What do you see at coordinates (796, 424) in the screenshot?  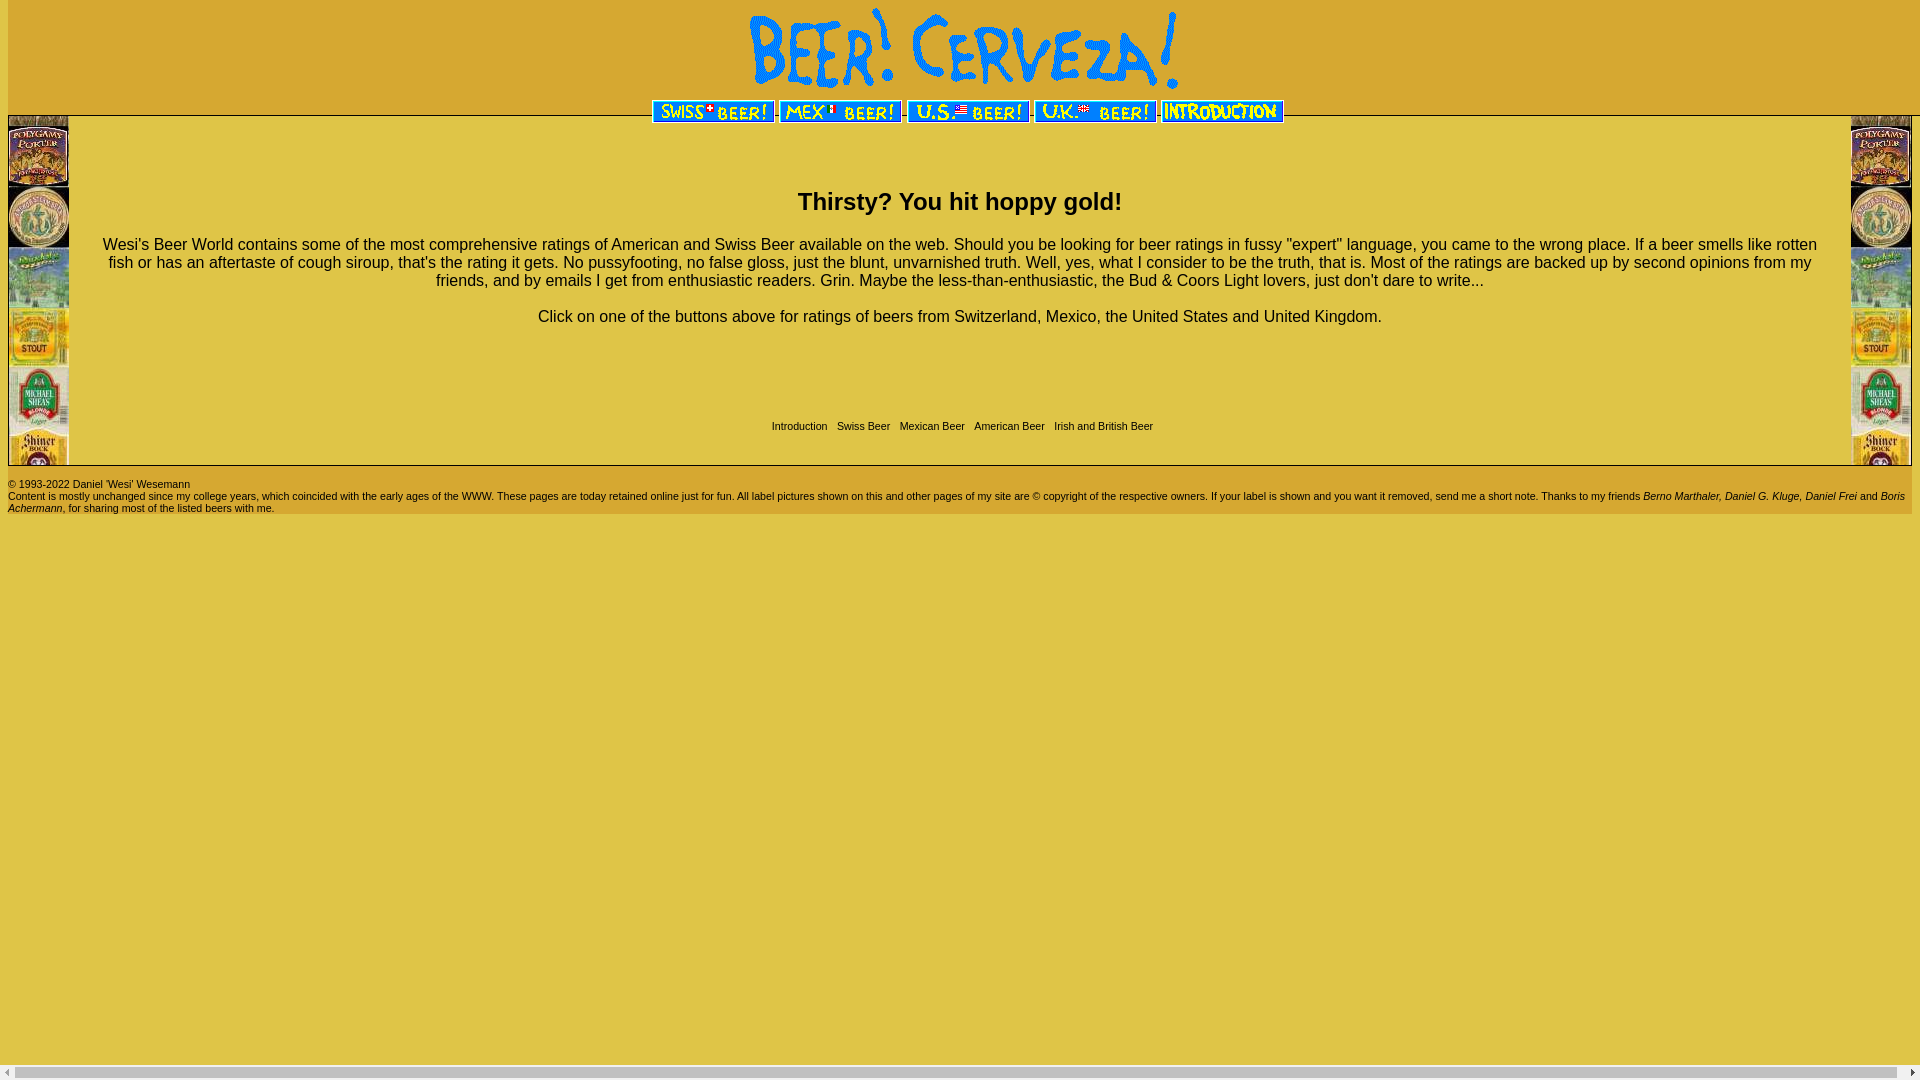 I see `'Introduction'` at bounding box center [796, 424].